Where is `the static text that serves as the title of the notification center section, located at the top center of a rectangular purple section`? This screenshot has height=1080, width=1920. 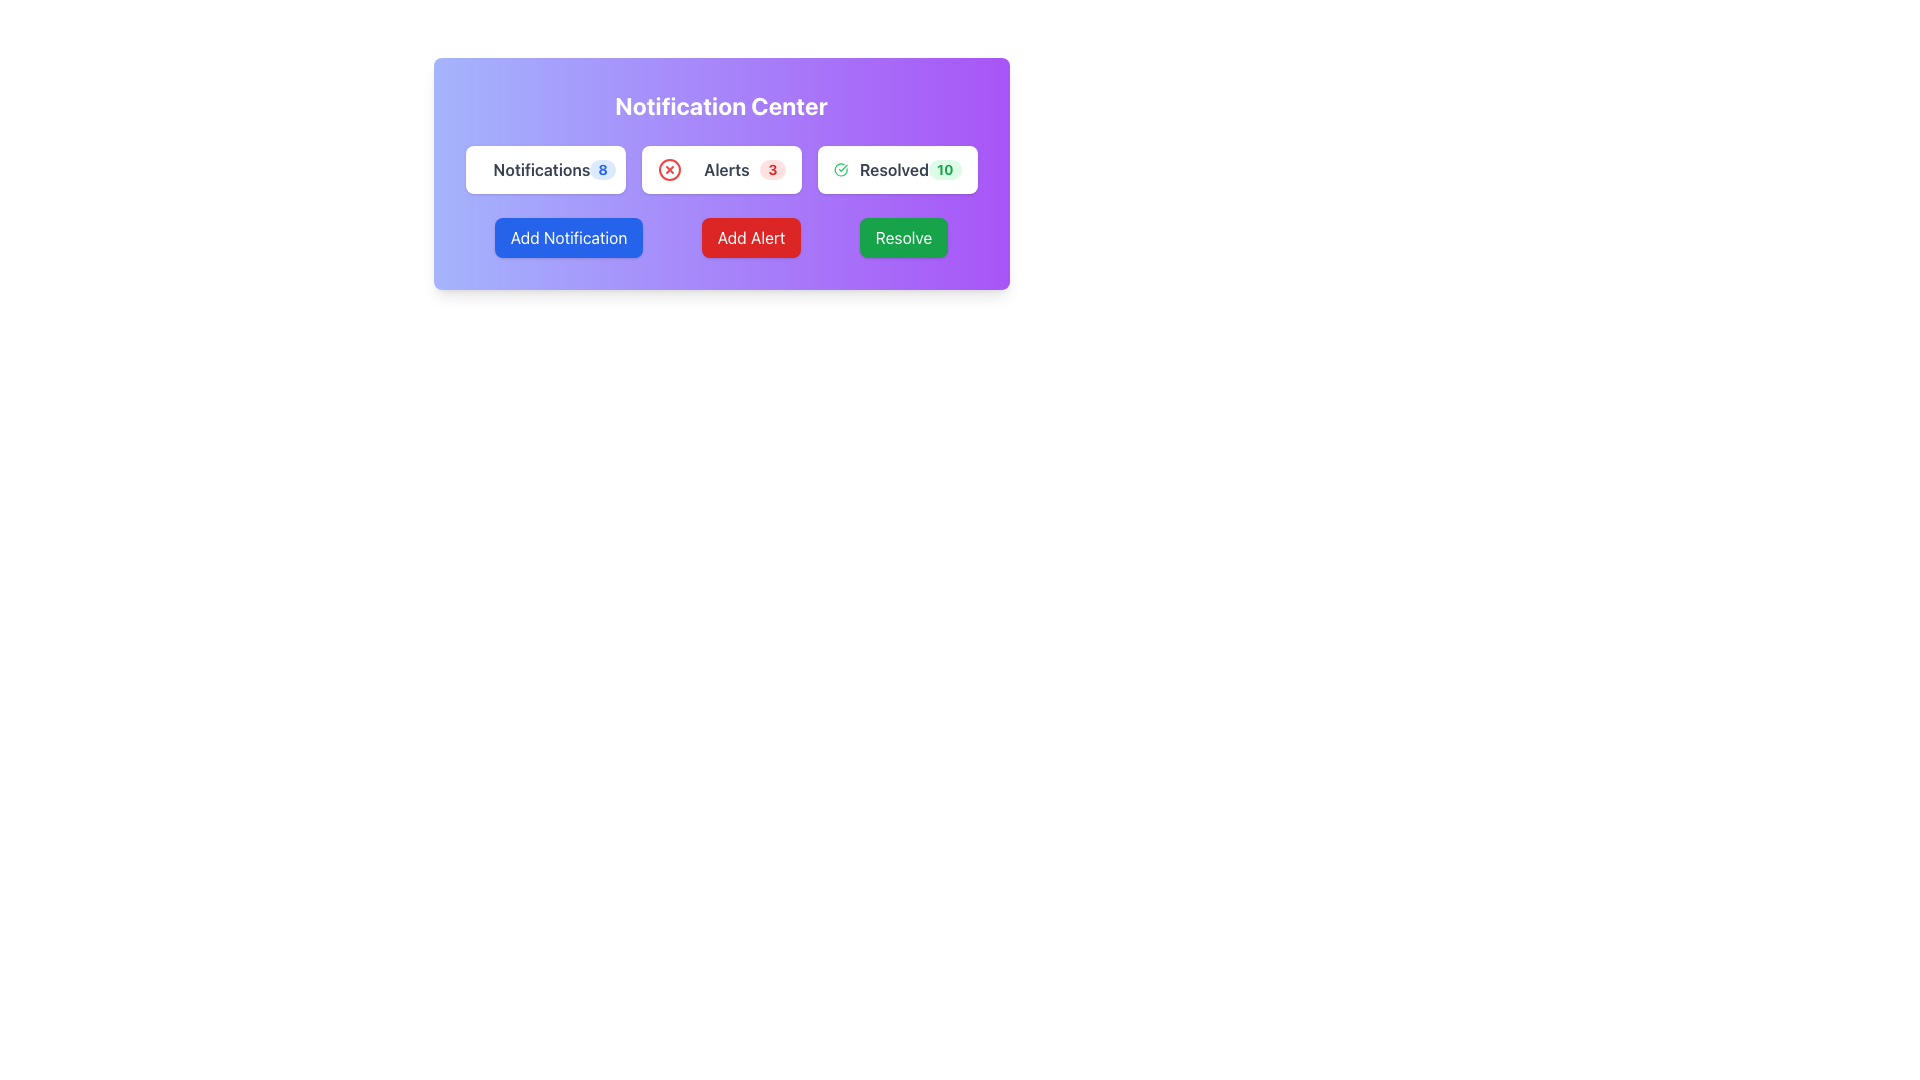
the static text that serves as the title of the notification center section, located at the top center of a rectangular purple section is located at coordinates (720, 105).